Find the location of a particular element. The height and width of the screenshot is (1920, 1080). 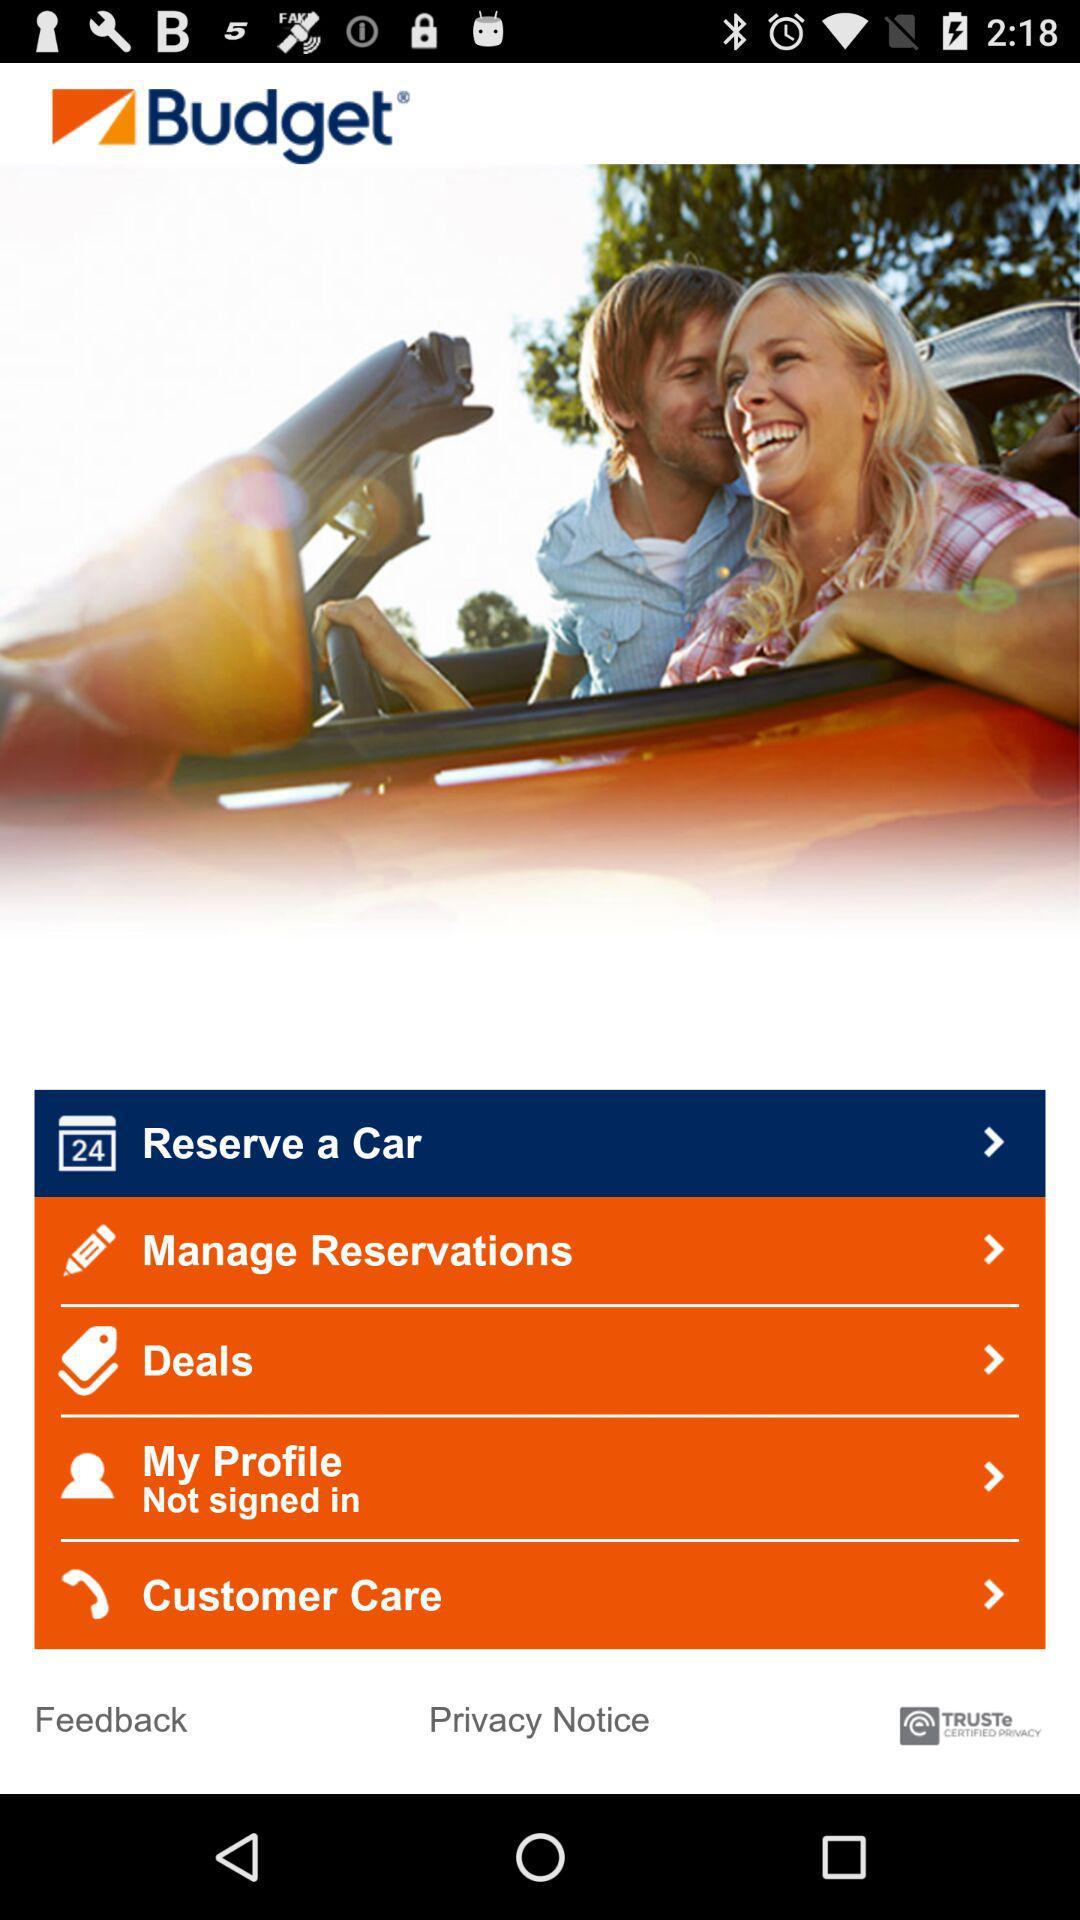

reserve a car is located at coordinates (540, 1143).